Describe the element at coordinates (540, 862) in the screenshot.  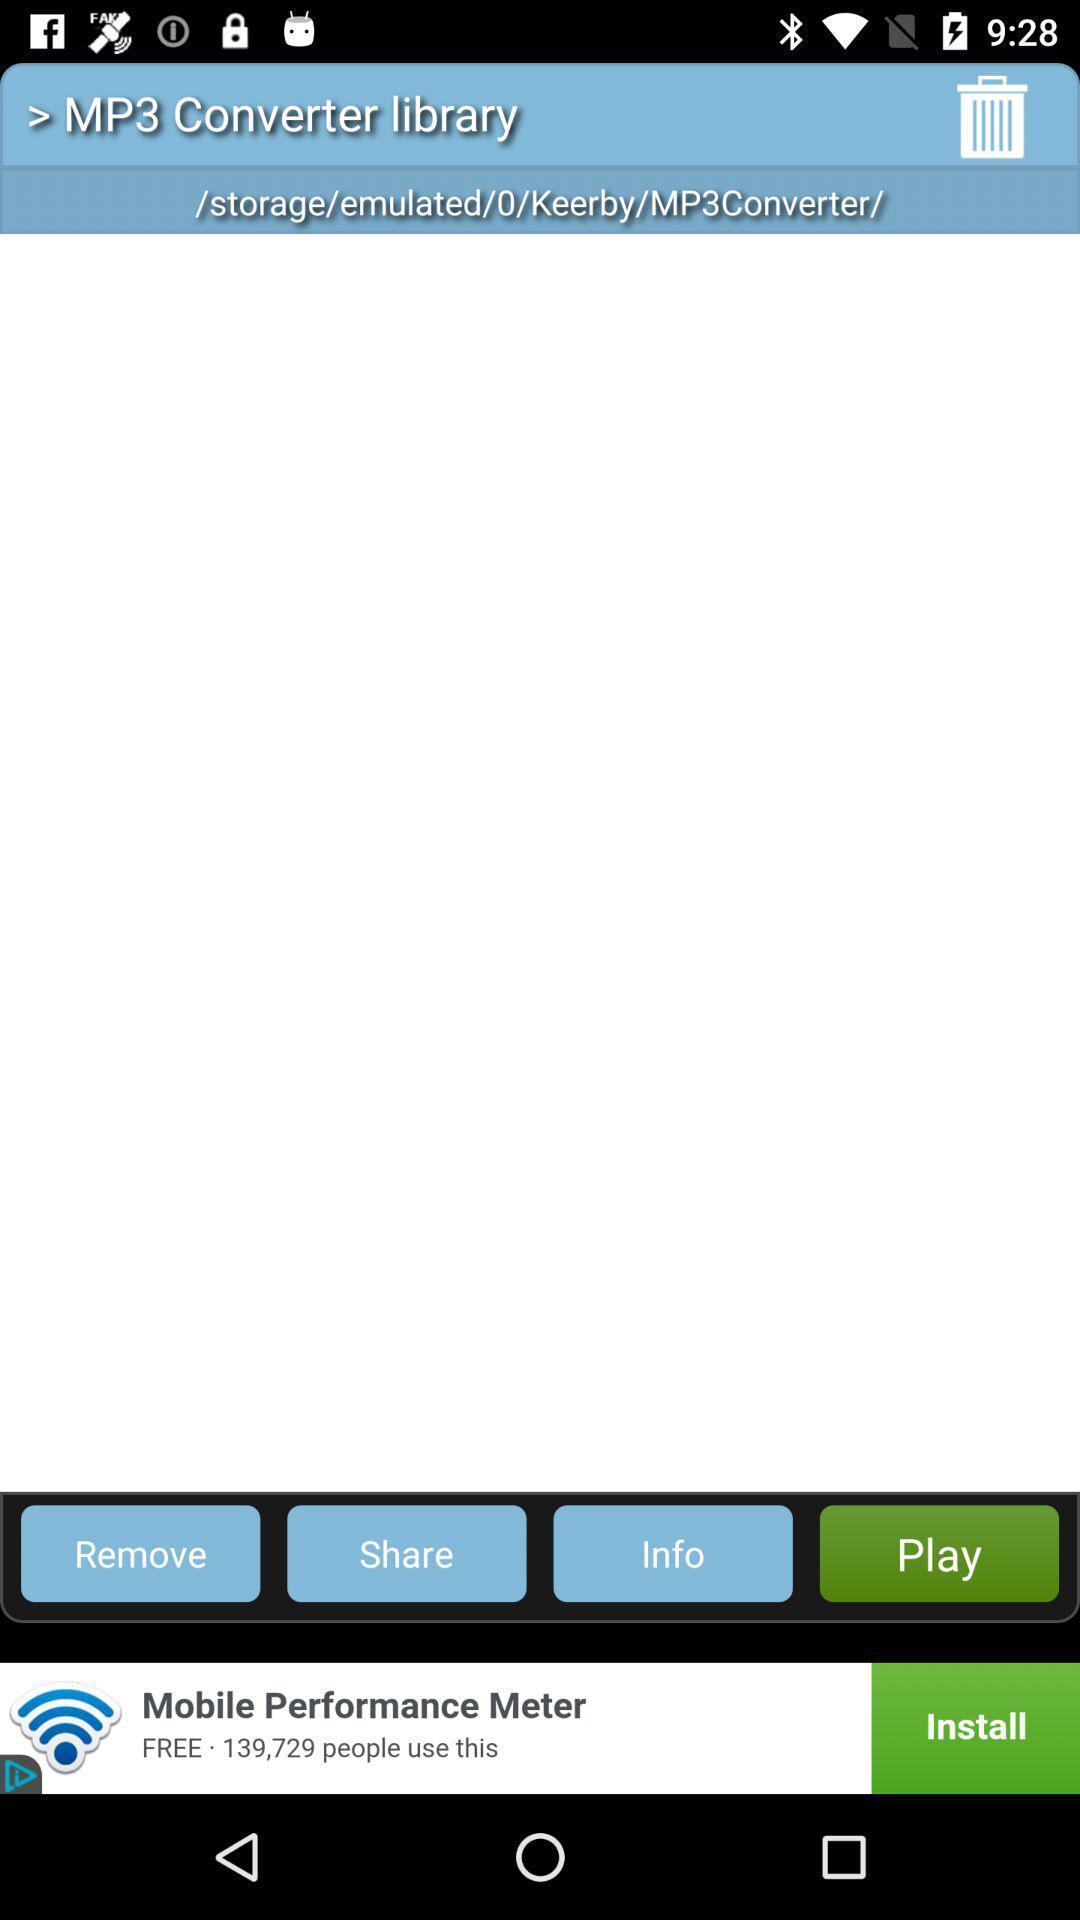
I see `the icon below storage emulated 0 item` at that location.